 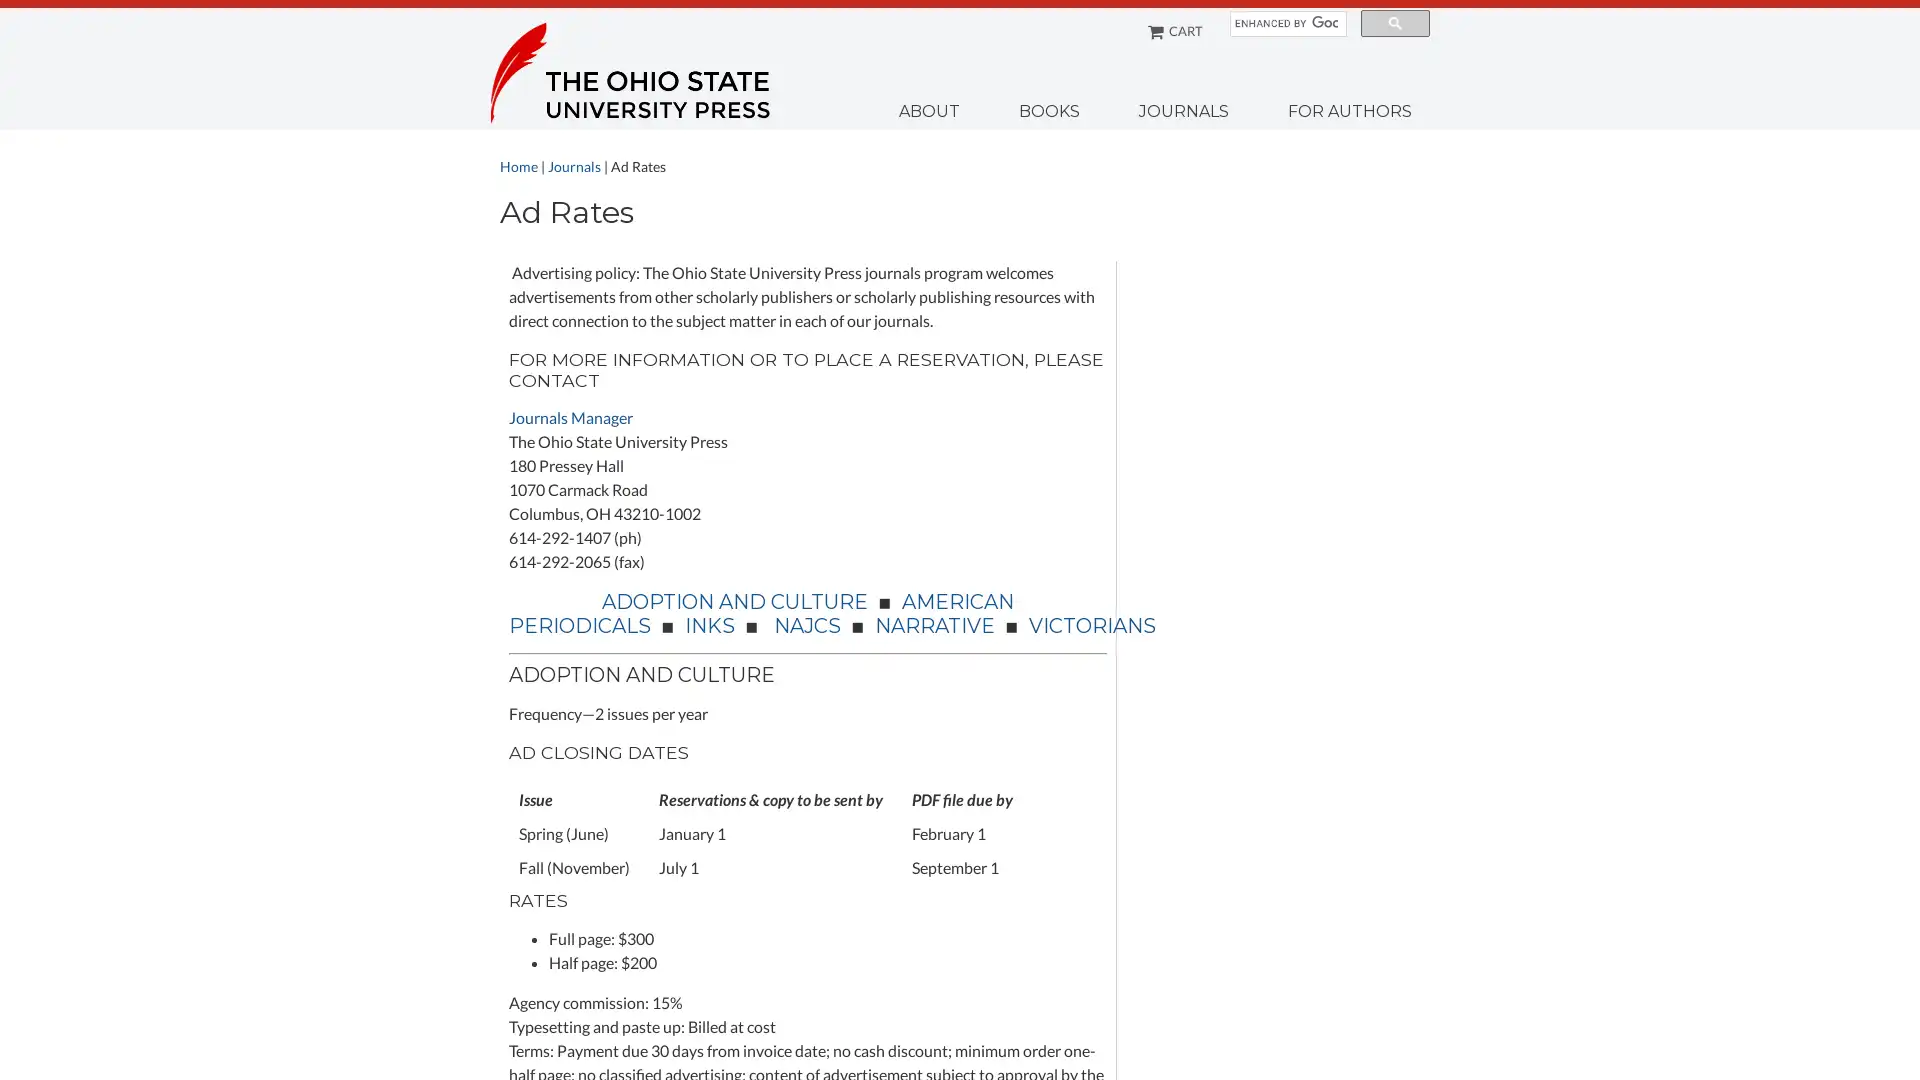 I want to click on search, so click(x=1394, y=23).